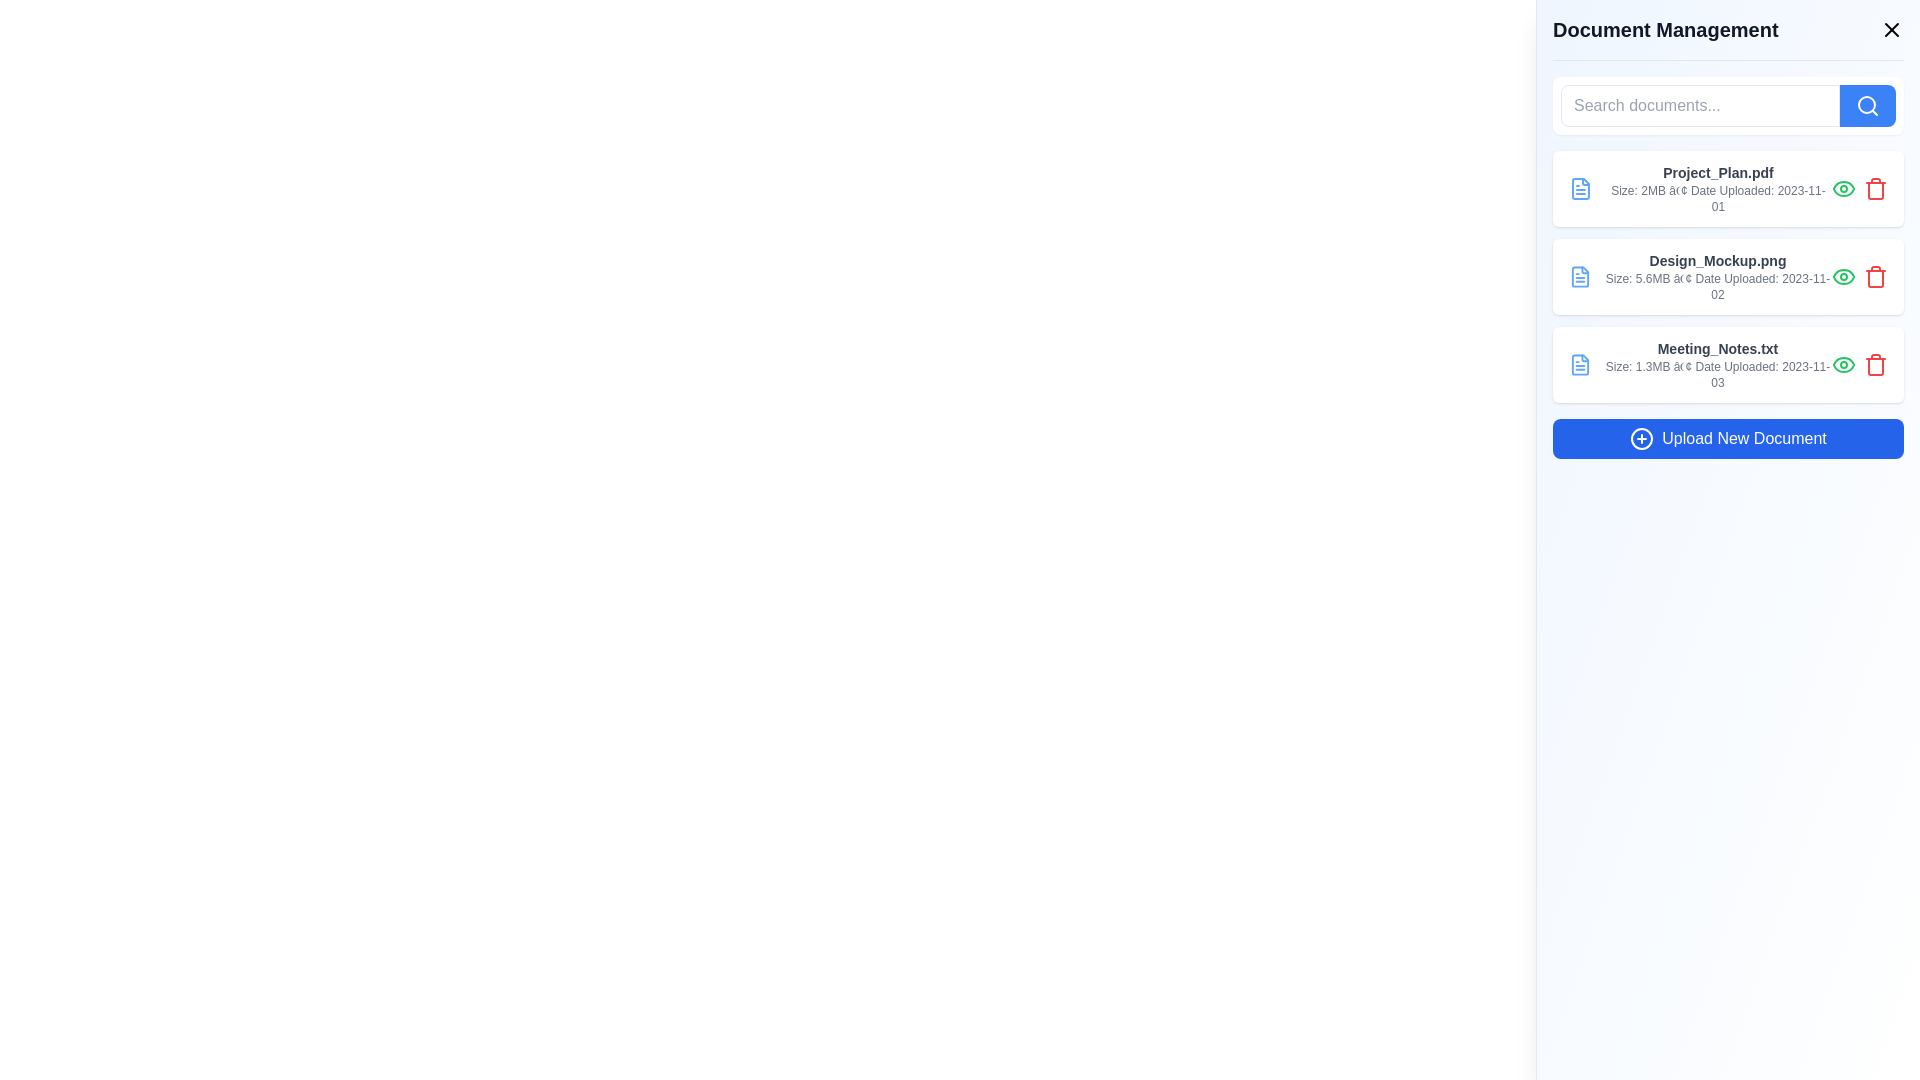 This screenshot has height=1080, width=1920. What do you see at coordinates (1866, 105) in the screenshot?
I see `the search icon located in the top-right corner of the search bar within the 'Document Management' section` at bounding box center [1866, 105].